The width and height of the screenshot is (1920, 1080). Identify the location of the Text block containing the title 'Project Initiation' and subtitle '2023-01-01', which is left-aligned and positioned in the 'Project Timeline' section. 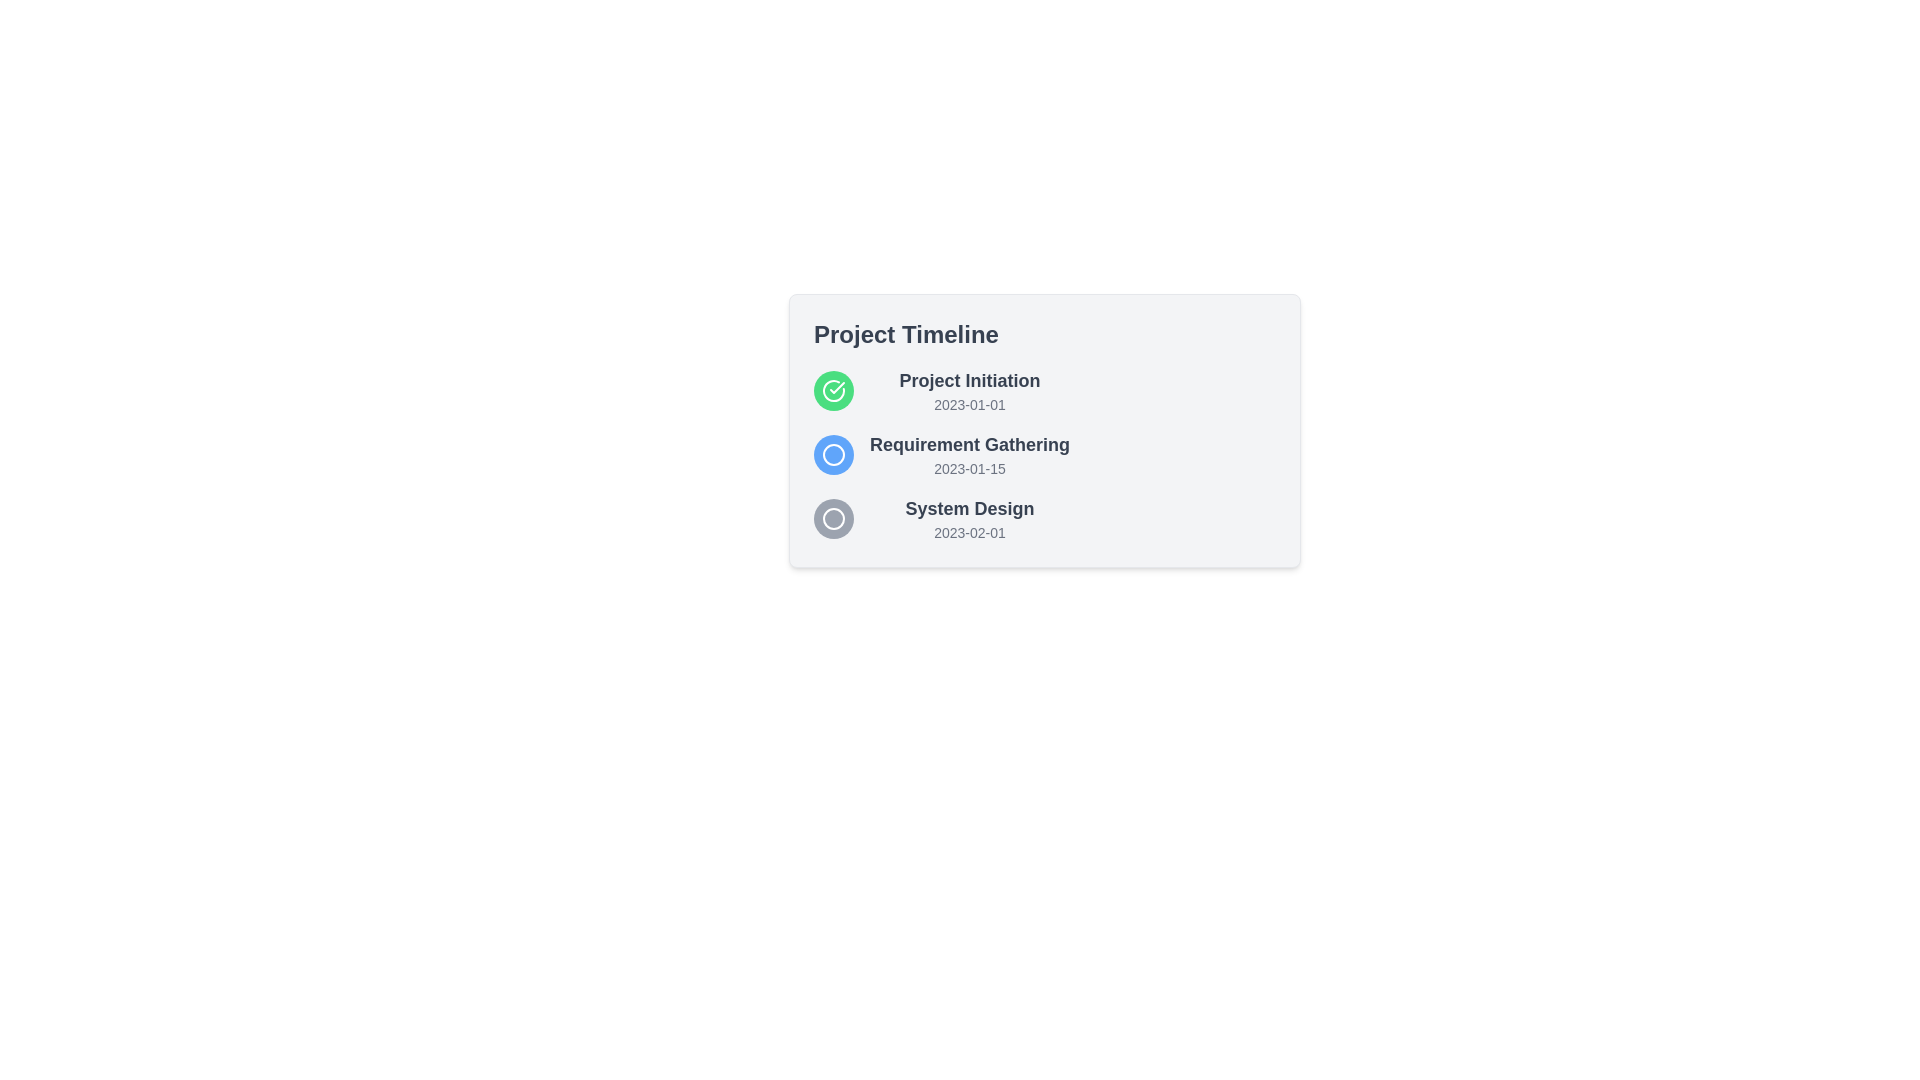
(969, 390).